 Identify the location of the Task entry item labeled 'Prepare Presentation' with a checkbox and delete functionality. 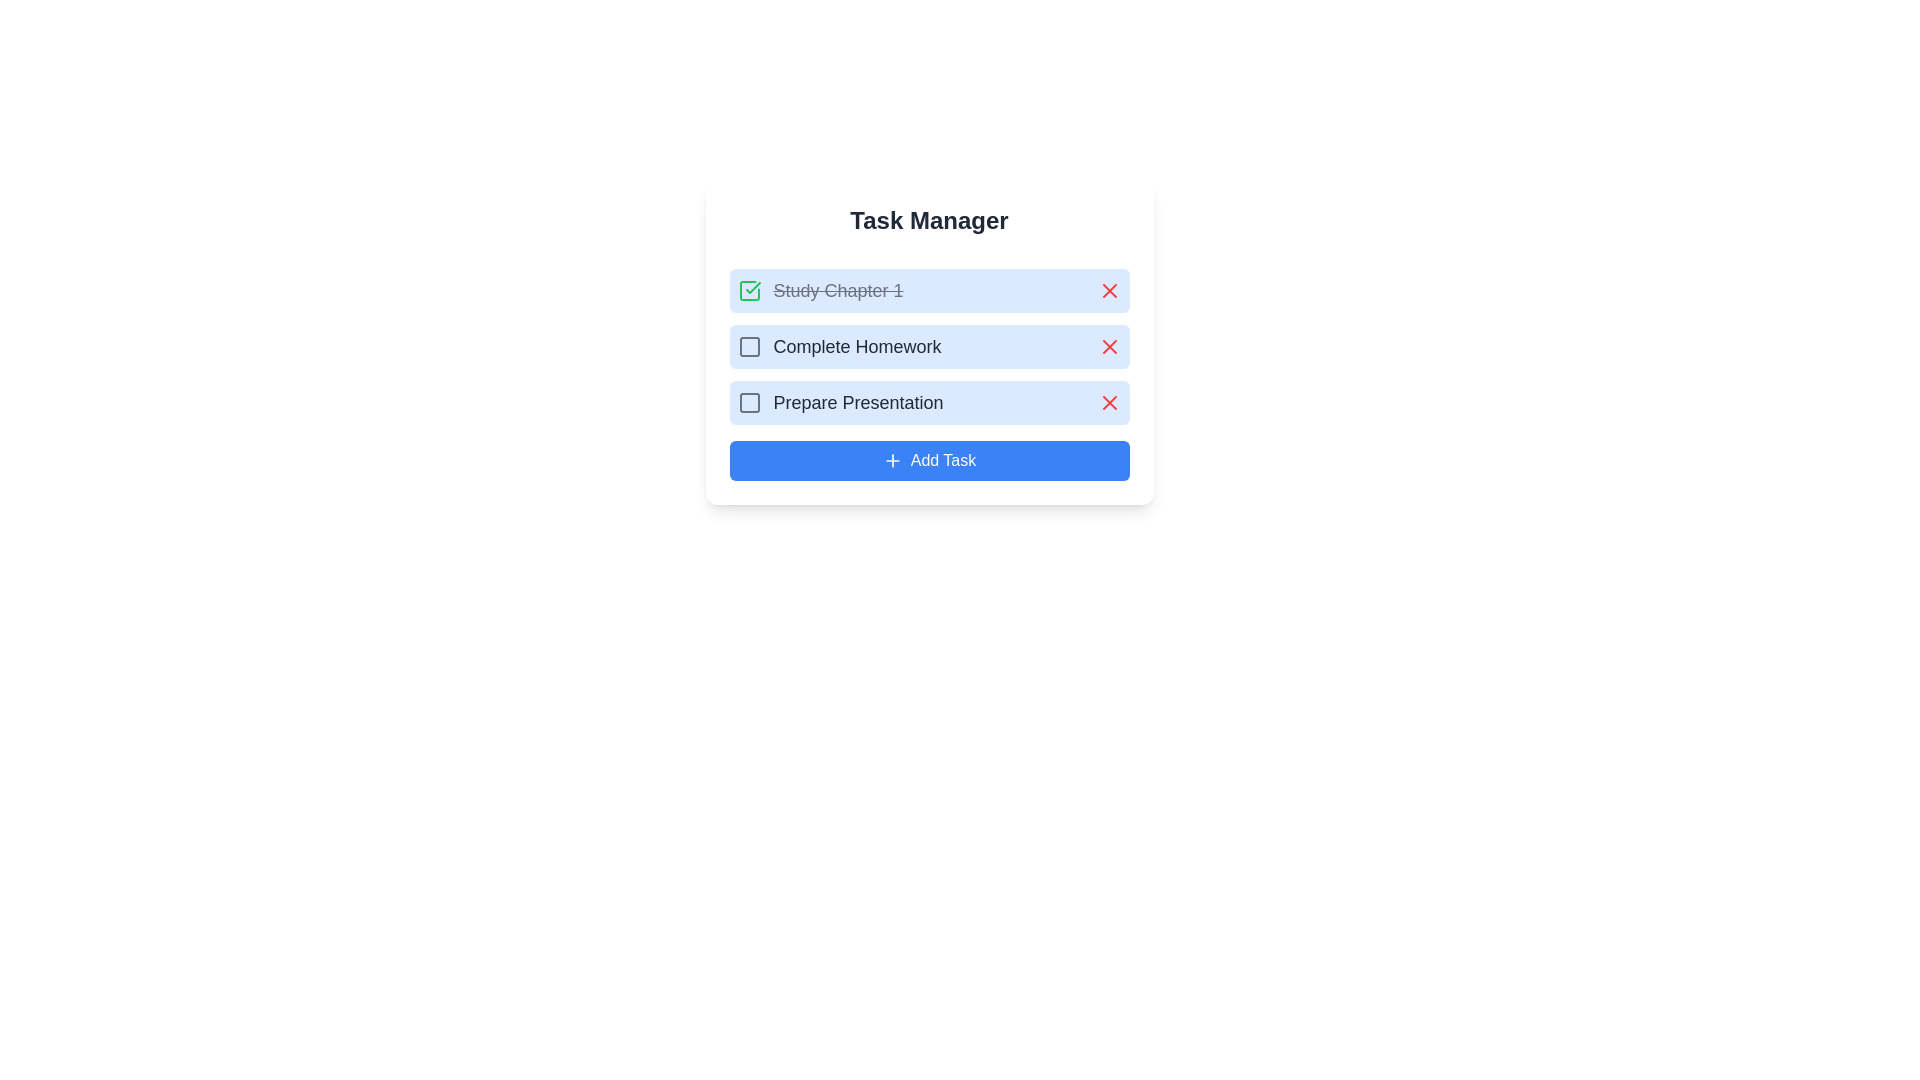
(928, 402).